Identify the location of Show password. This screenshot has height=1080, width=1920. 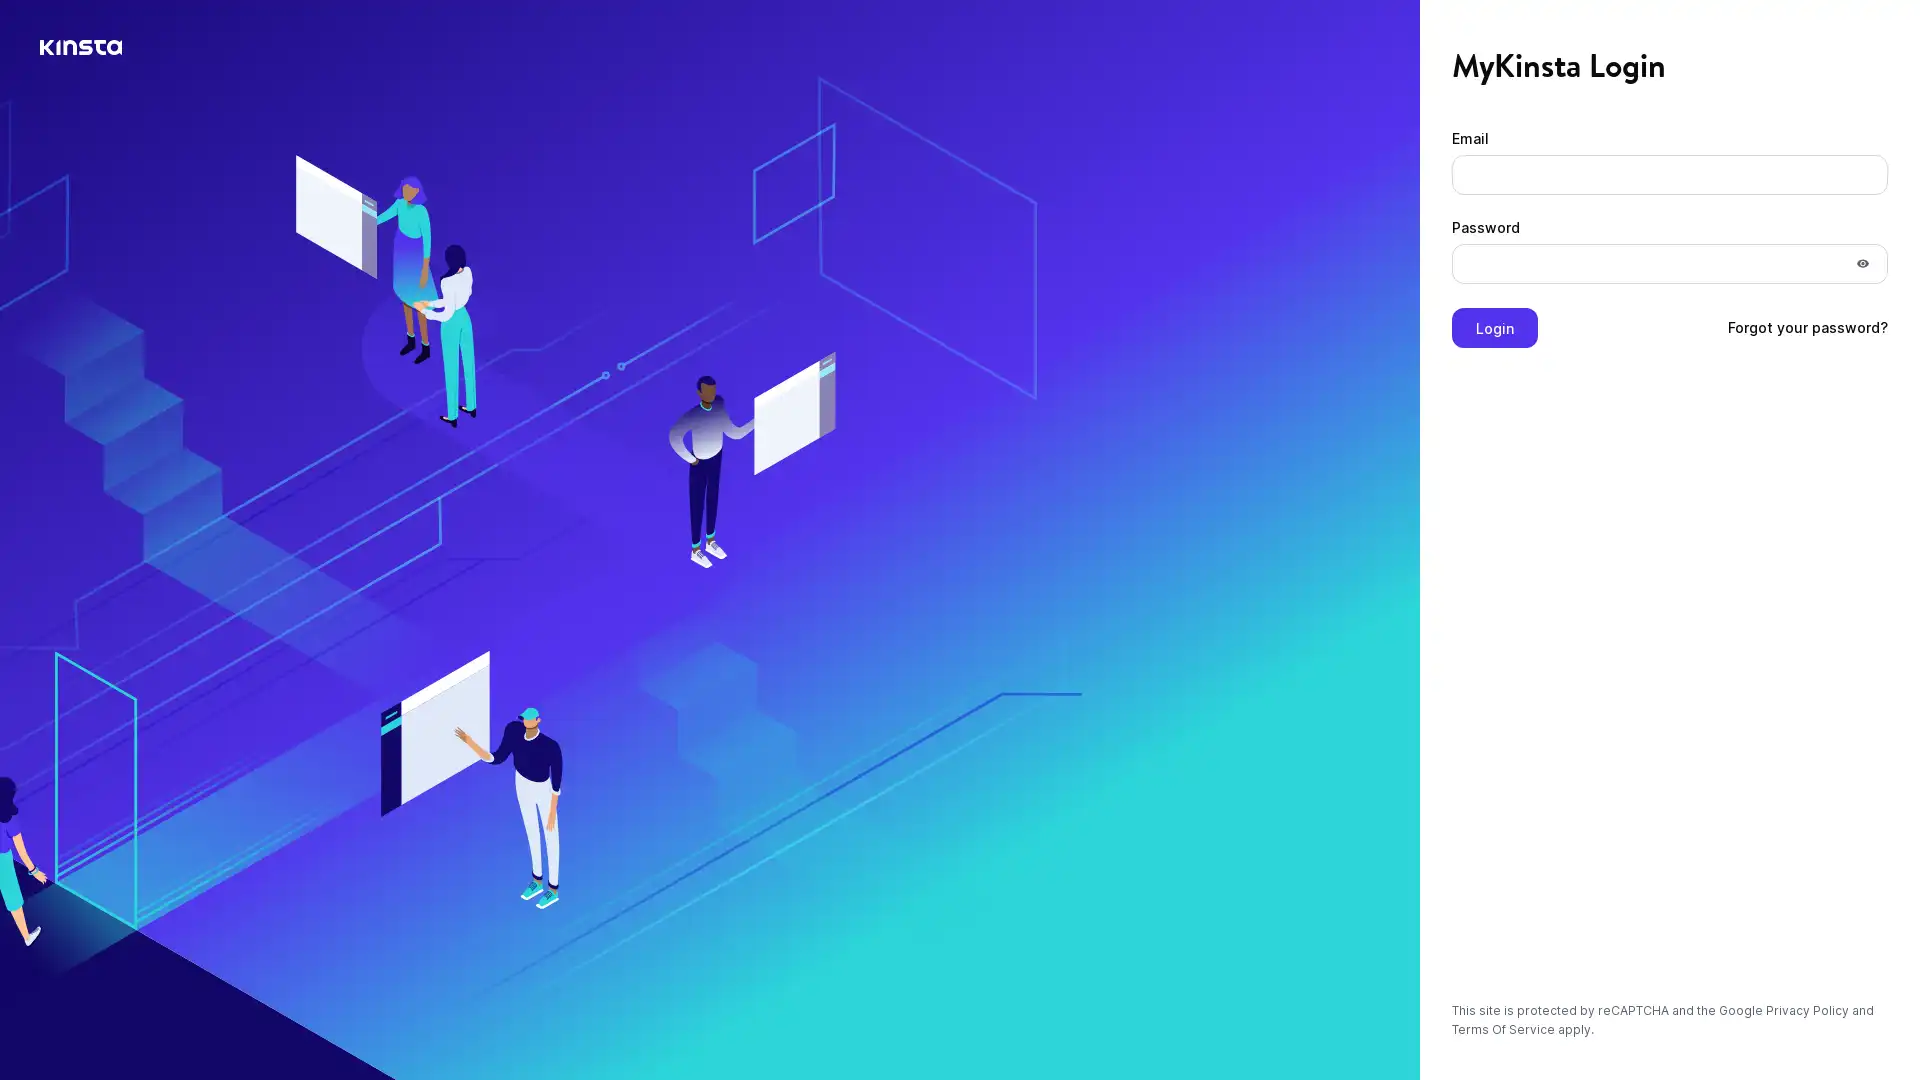
(1861, 262).